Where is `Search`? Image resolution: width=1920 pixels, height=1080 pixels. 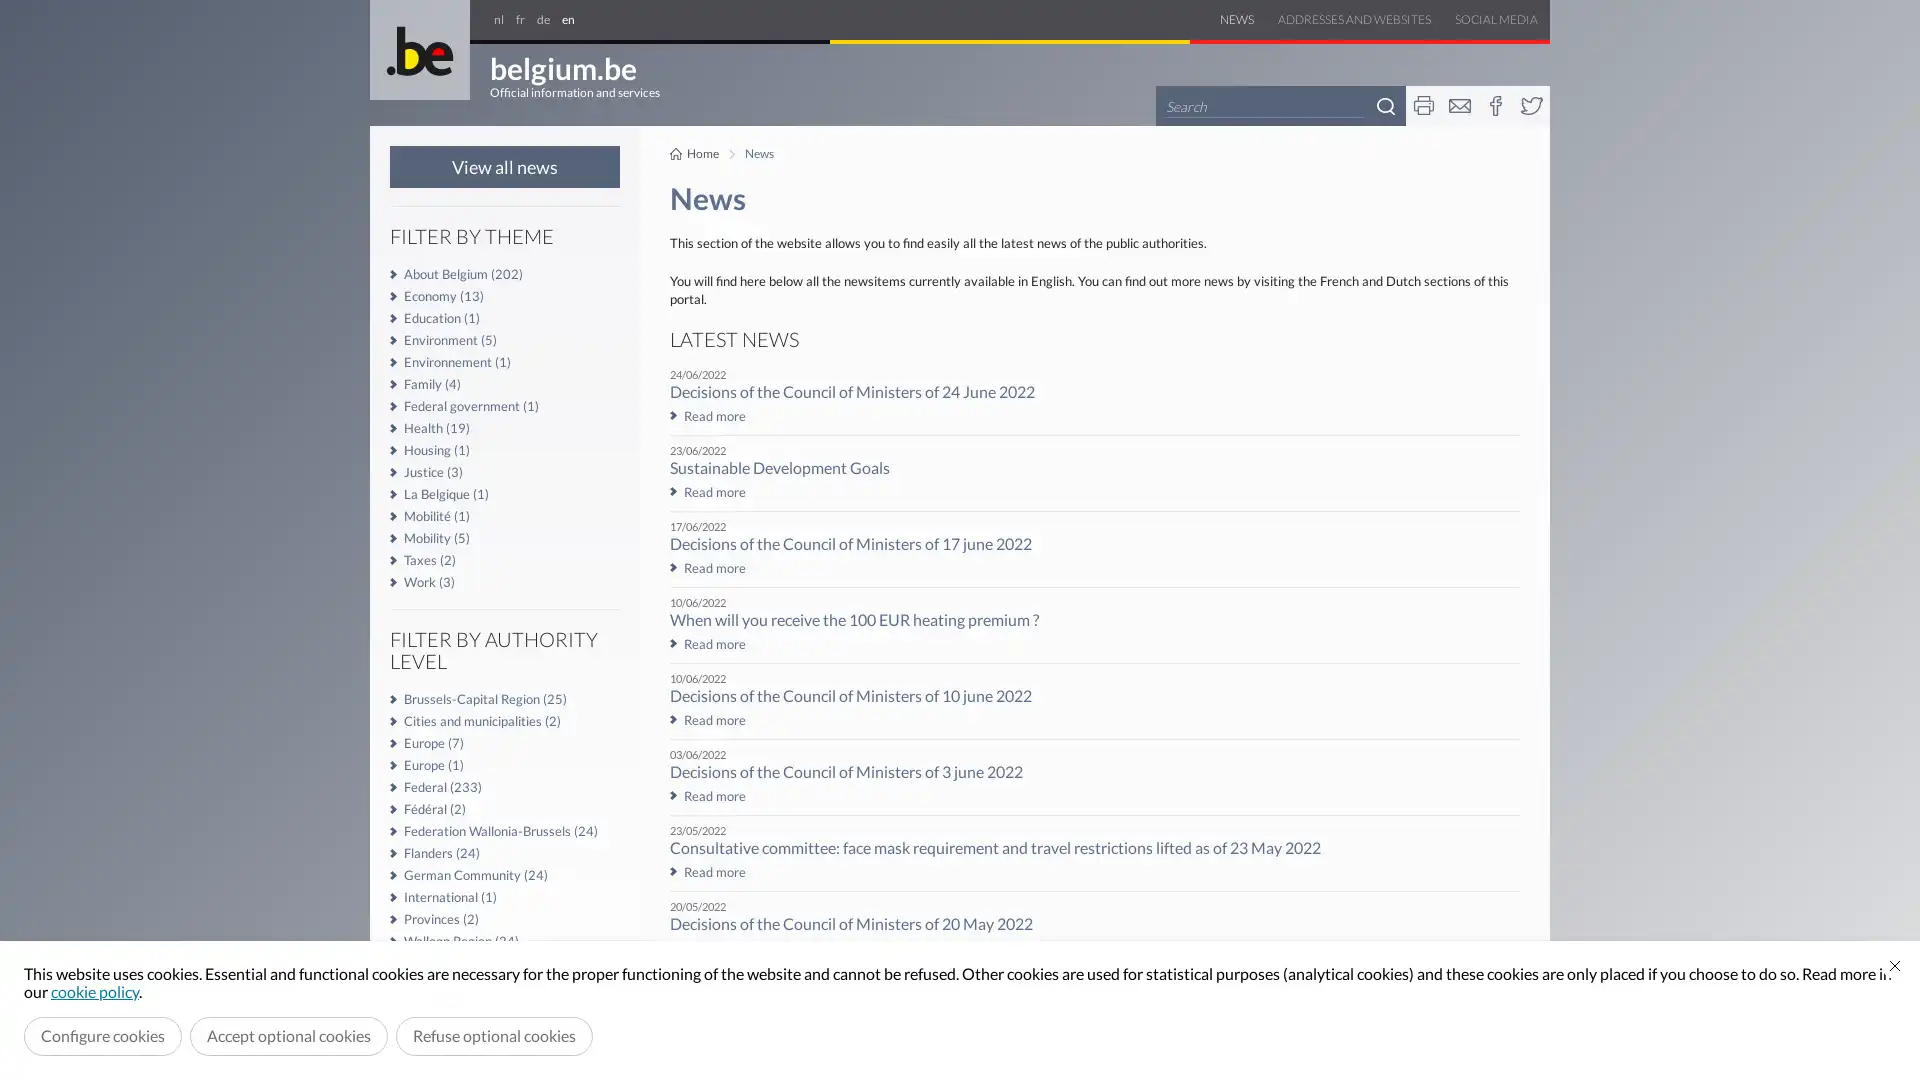 Search is located at coordinates (1385, 105).